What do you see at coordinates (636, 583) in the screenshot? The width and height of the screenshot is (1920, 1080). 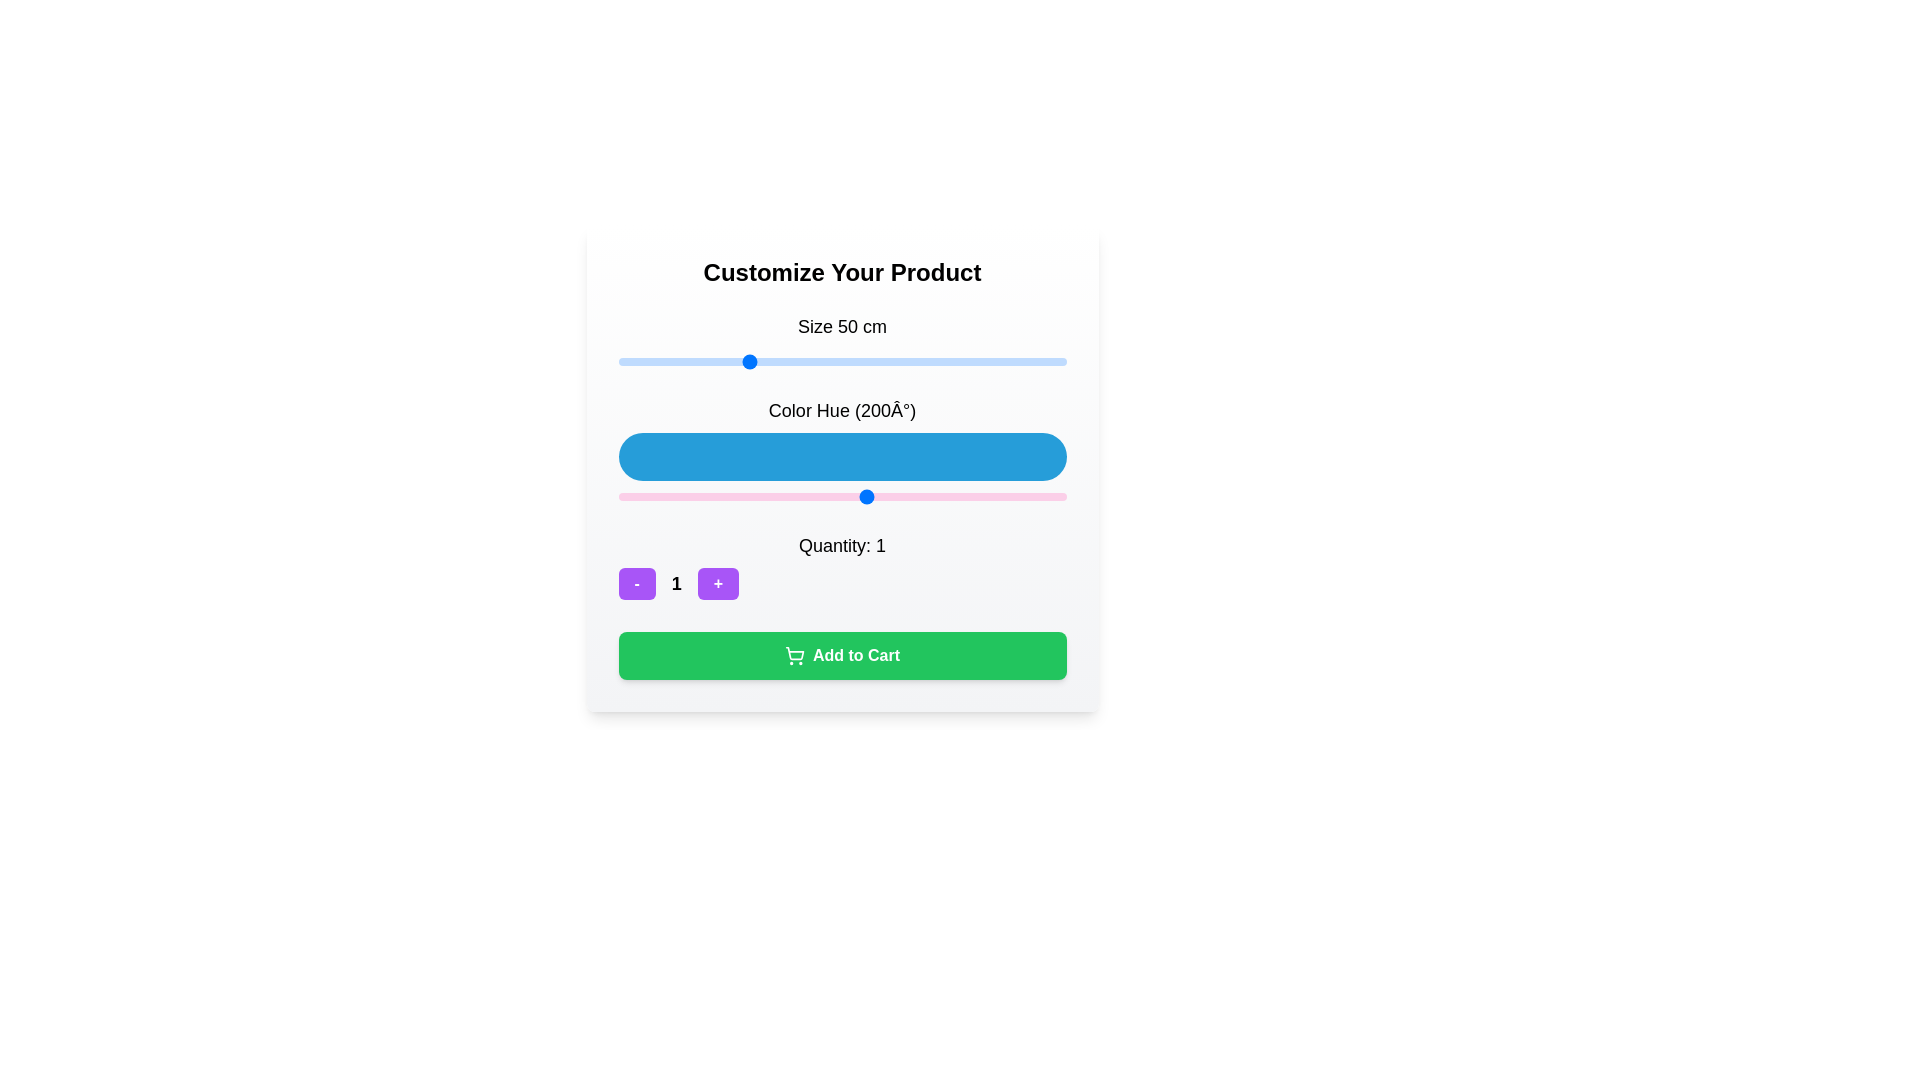 I see `the button displaying the text '-' to trigger the visual hover effect` at bounding box center [636, 583].